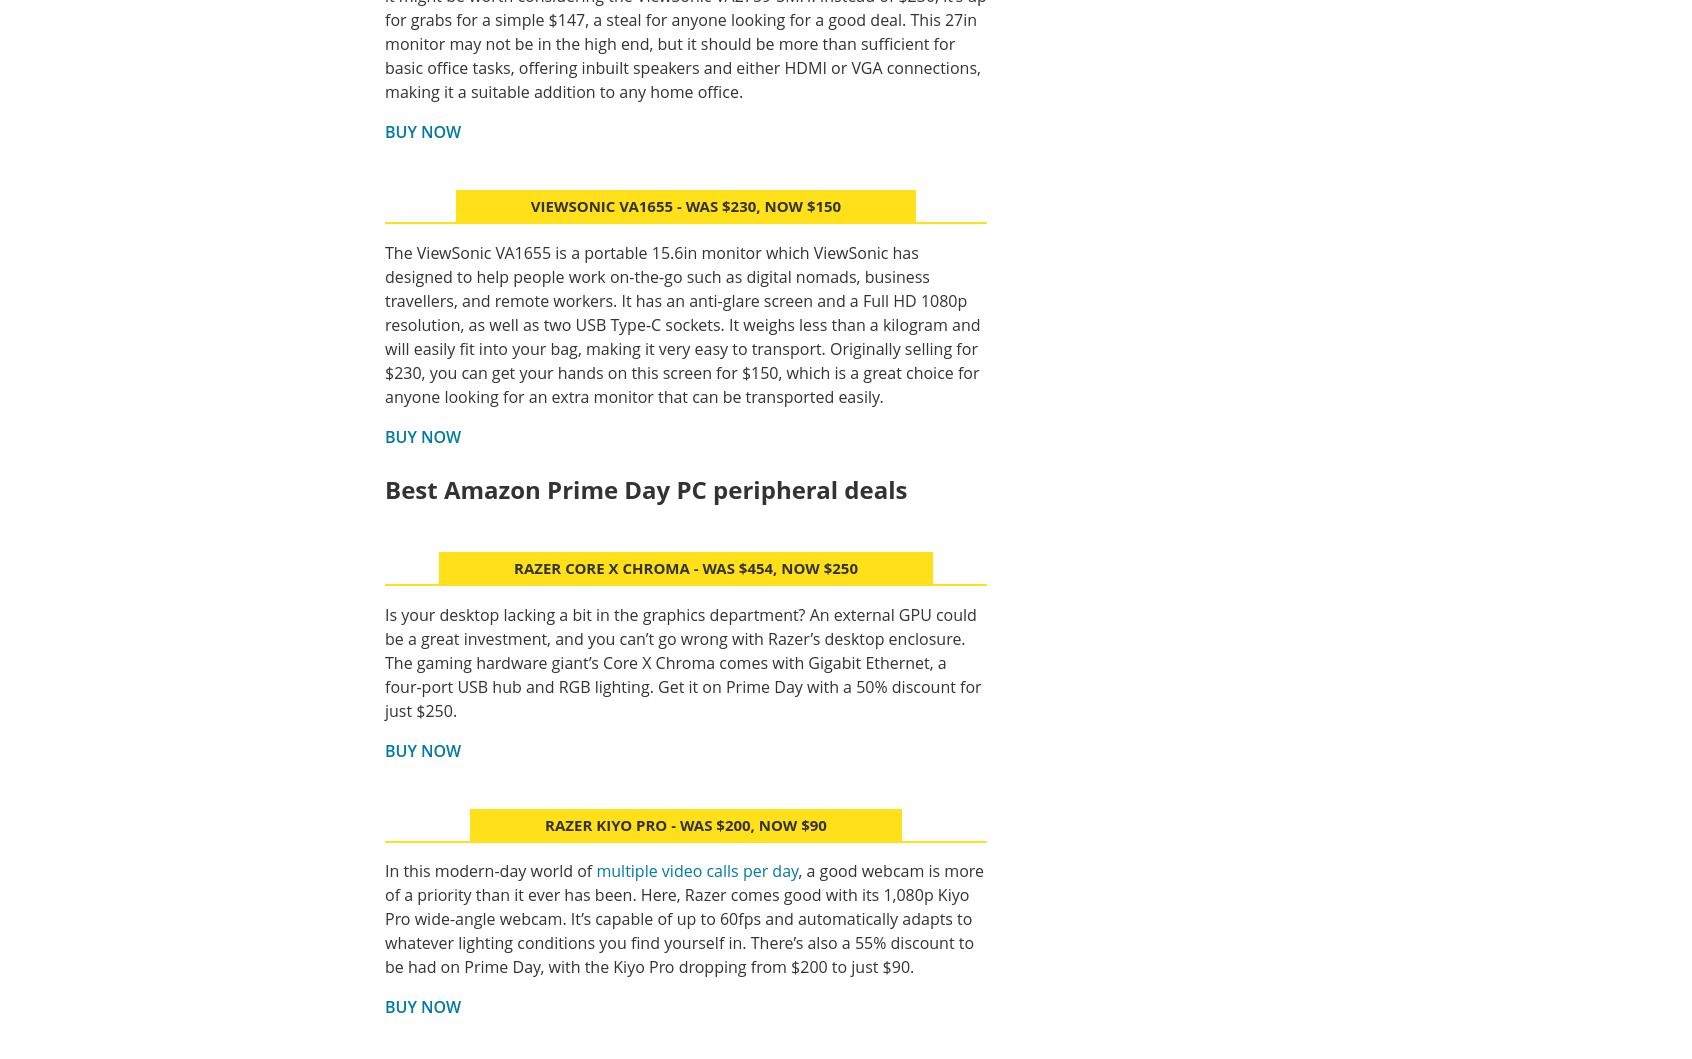 The height and width of the screenshot is (1059, 1692). I want to click on 'Best Amazon Prime Day PC peripheral deals', so click(384, 489).